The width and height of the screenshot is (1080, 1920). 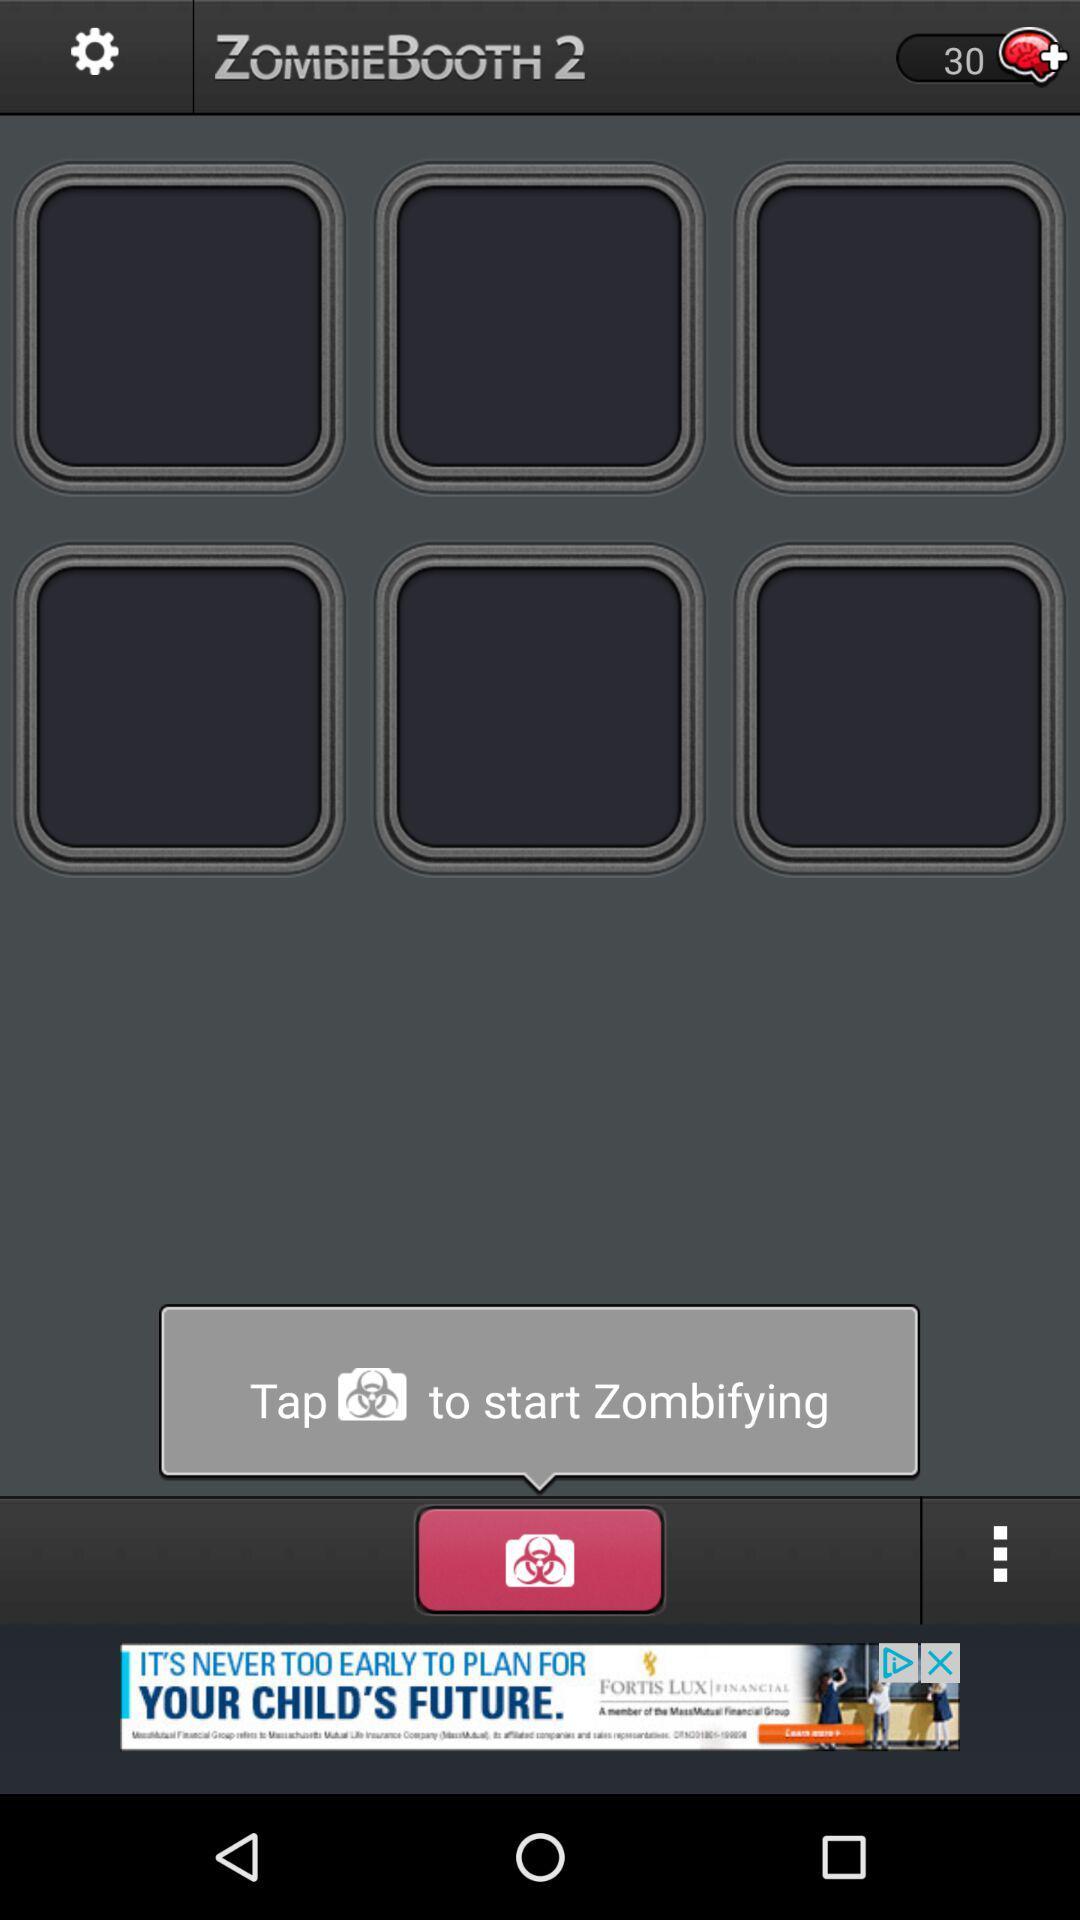 What do you see at coordinates (540, 326) in the screenshot?
I see `start zombifying click button` at bounding box center [540, 326].